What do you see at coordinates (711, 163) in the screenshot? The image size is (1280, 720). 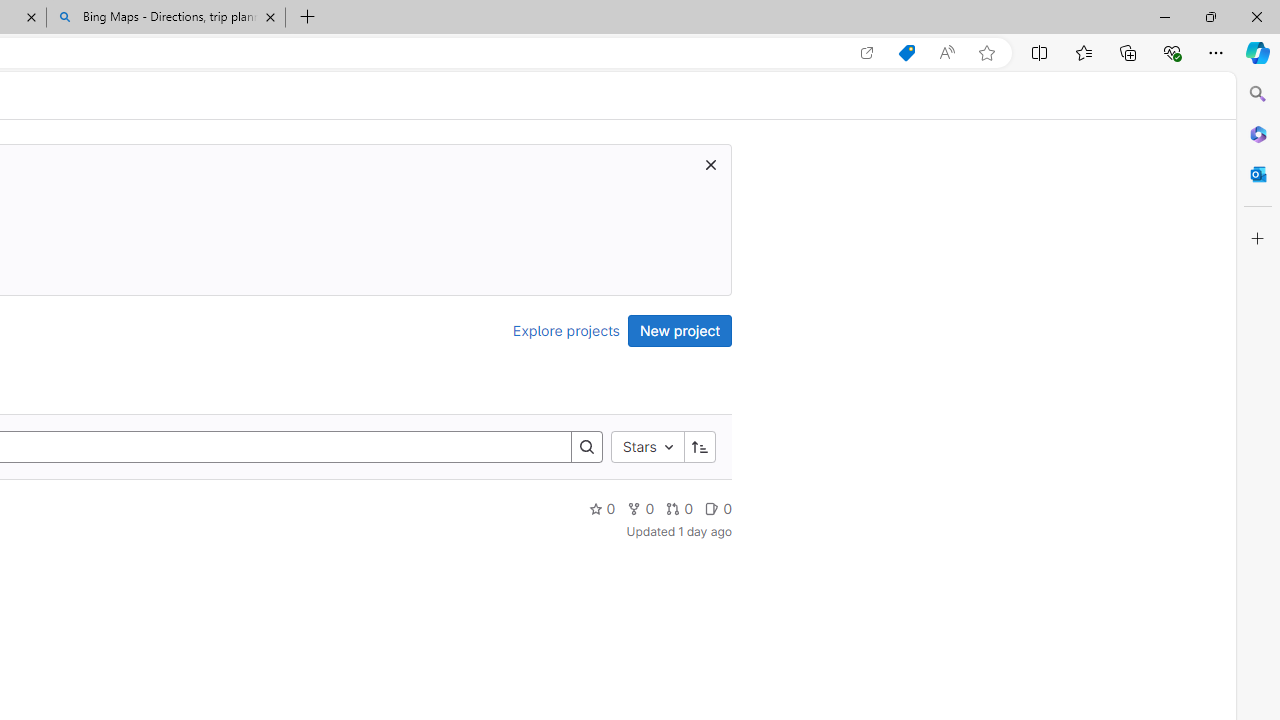 I see `'Dismiss trial promotion'` at bounding box center [711, 163].